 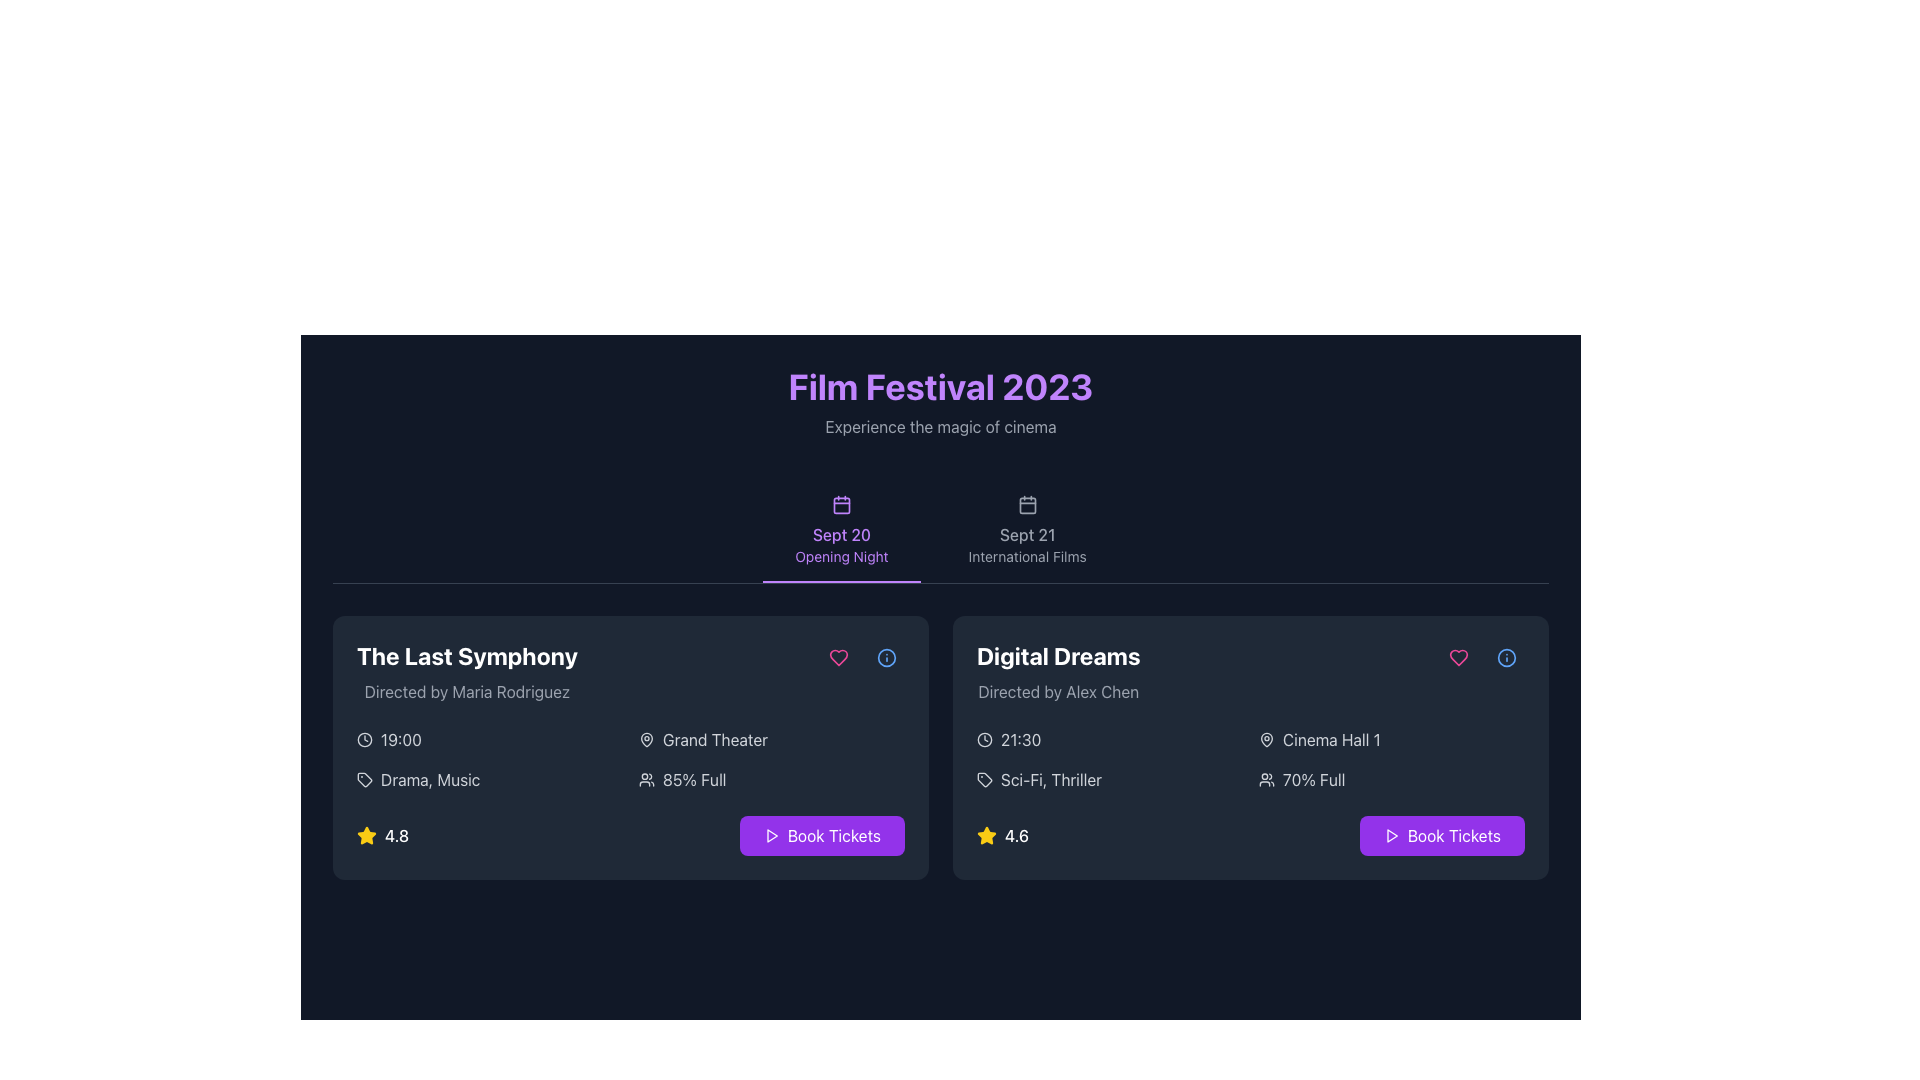 What do you see at coordinates (1454, 836) in the screenshot?
I see `text 'Book Tickets' located in the button with rounded corners and a purple background at the bottom-right corner of the 'Digital Dreams' movie card` at bounding box center [1454, 836].